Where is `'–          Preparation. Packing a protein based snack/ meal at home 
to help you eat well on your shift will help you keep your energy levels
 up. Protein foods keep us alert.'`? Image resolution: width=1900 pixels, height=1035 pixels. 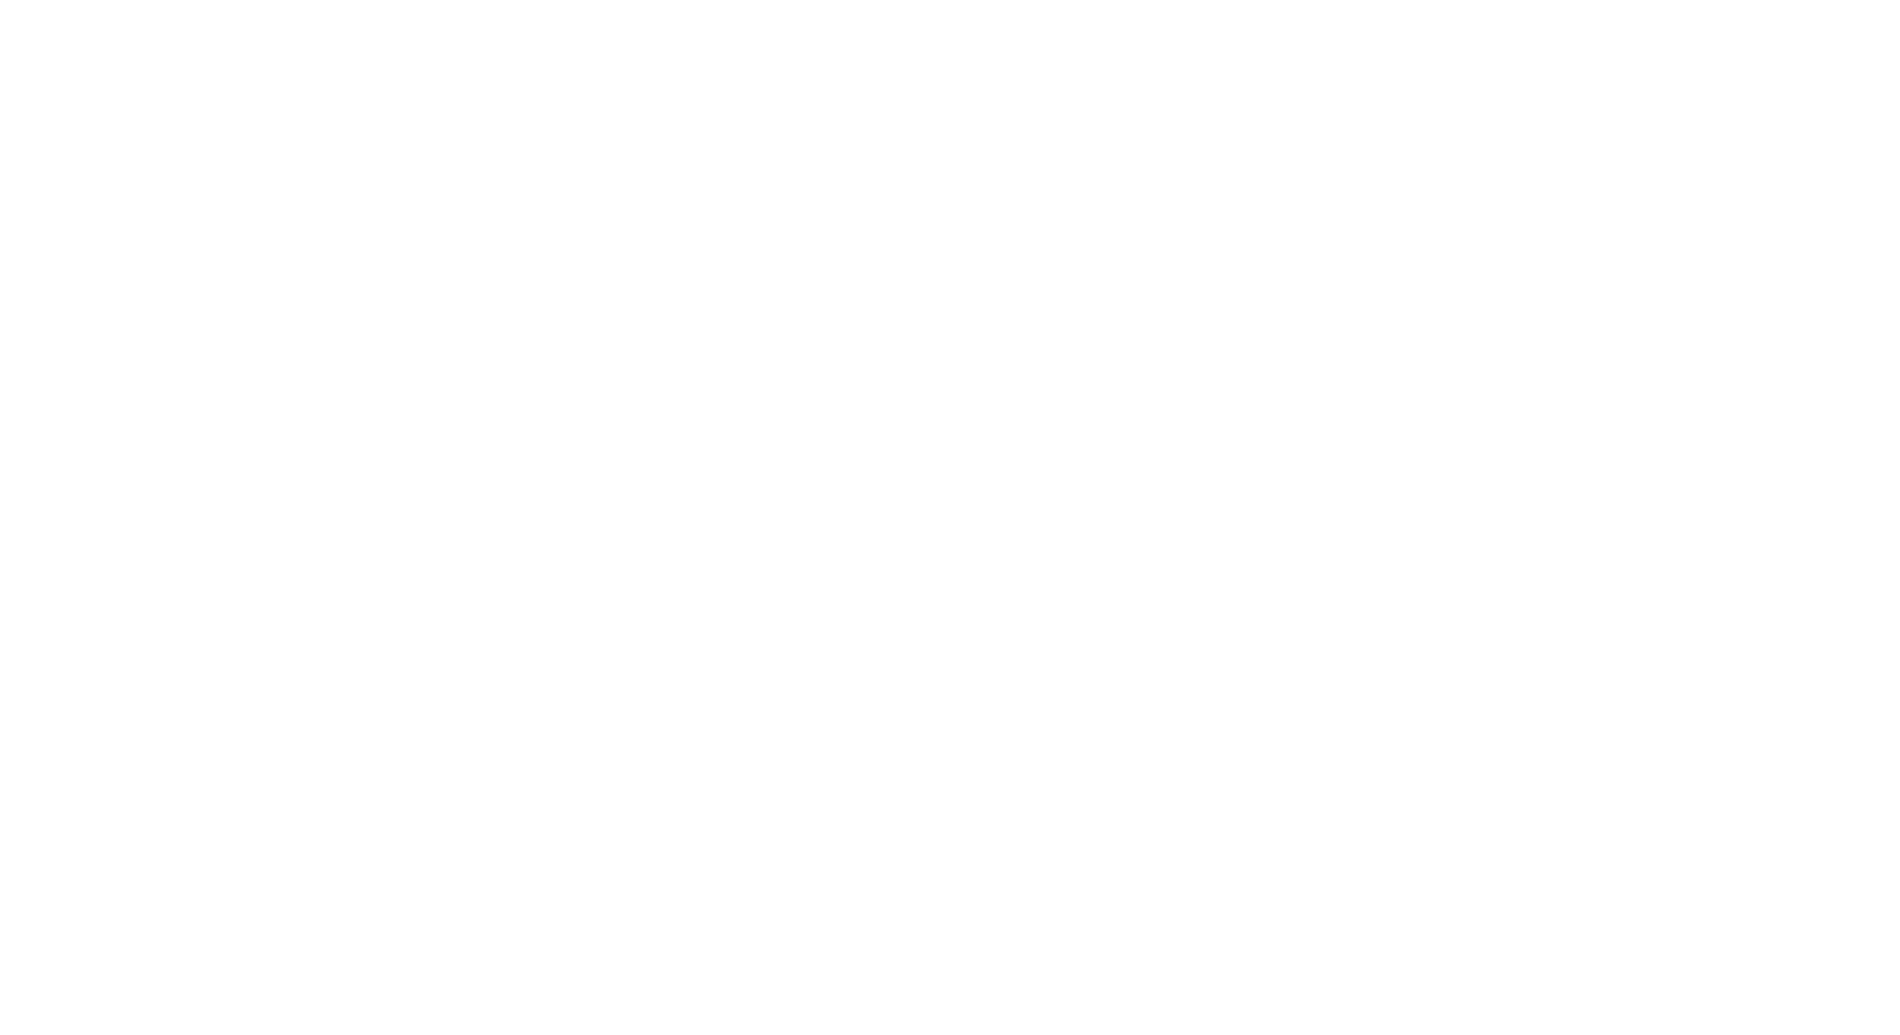 '–          Preparation. Packing a protein based snack/ meal at home 
to help you eat well on your shift will help you keep your energy levels
 up. Protein foods keep us alert.' is located at coordinates (789, 783).